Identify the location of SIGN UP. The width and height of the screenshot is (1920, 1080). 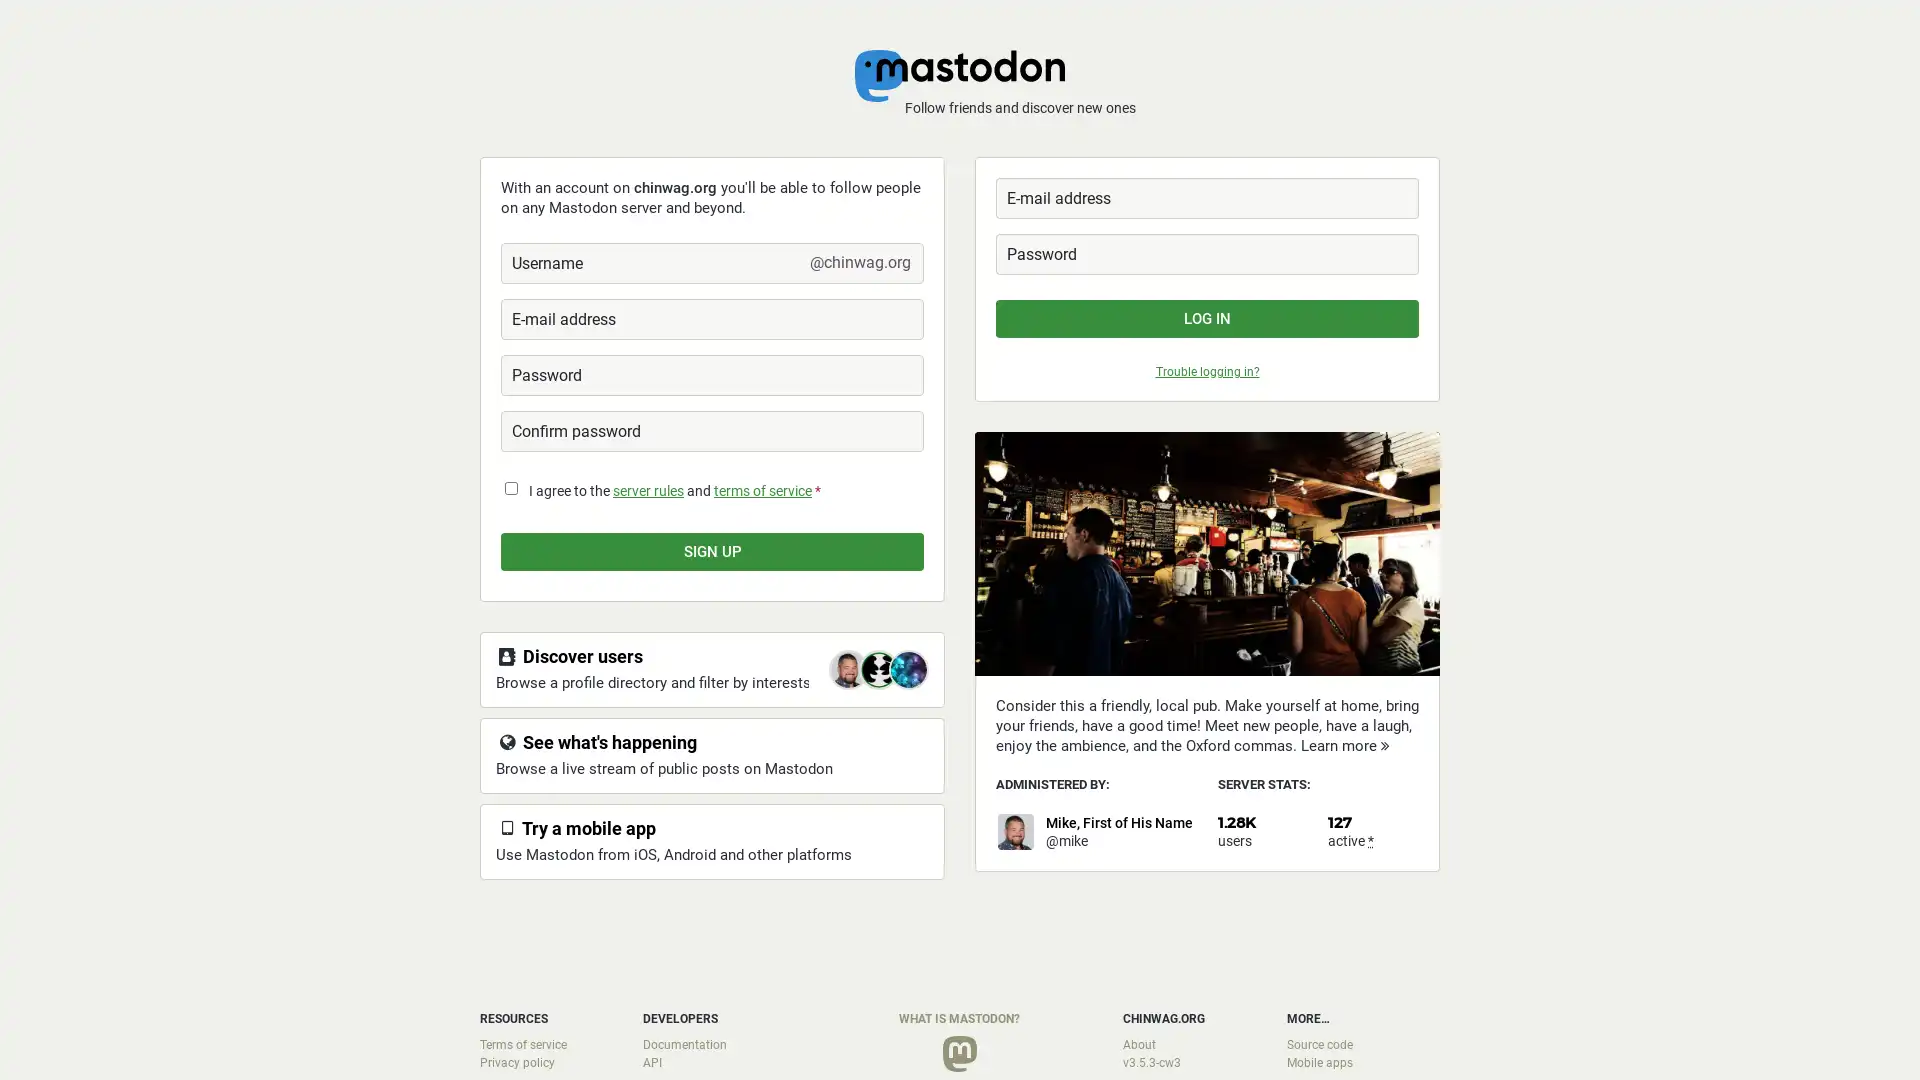
(712, 551).